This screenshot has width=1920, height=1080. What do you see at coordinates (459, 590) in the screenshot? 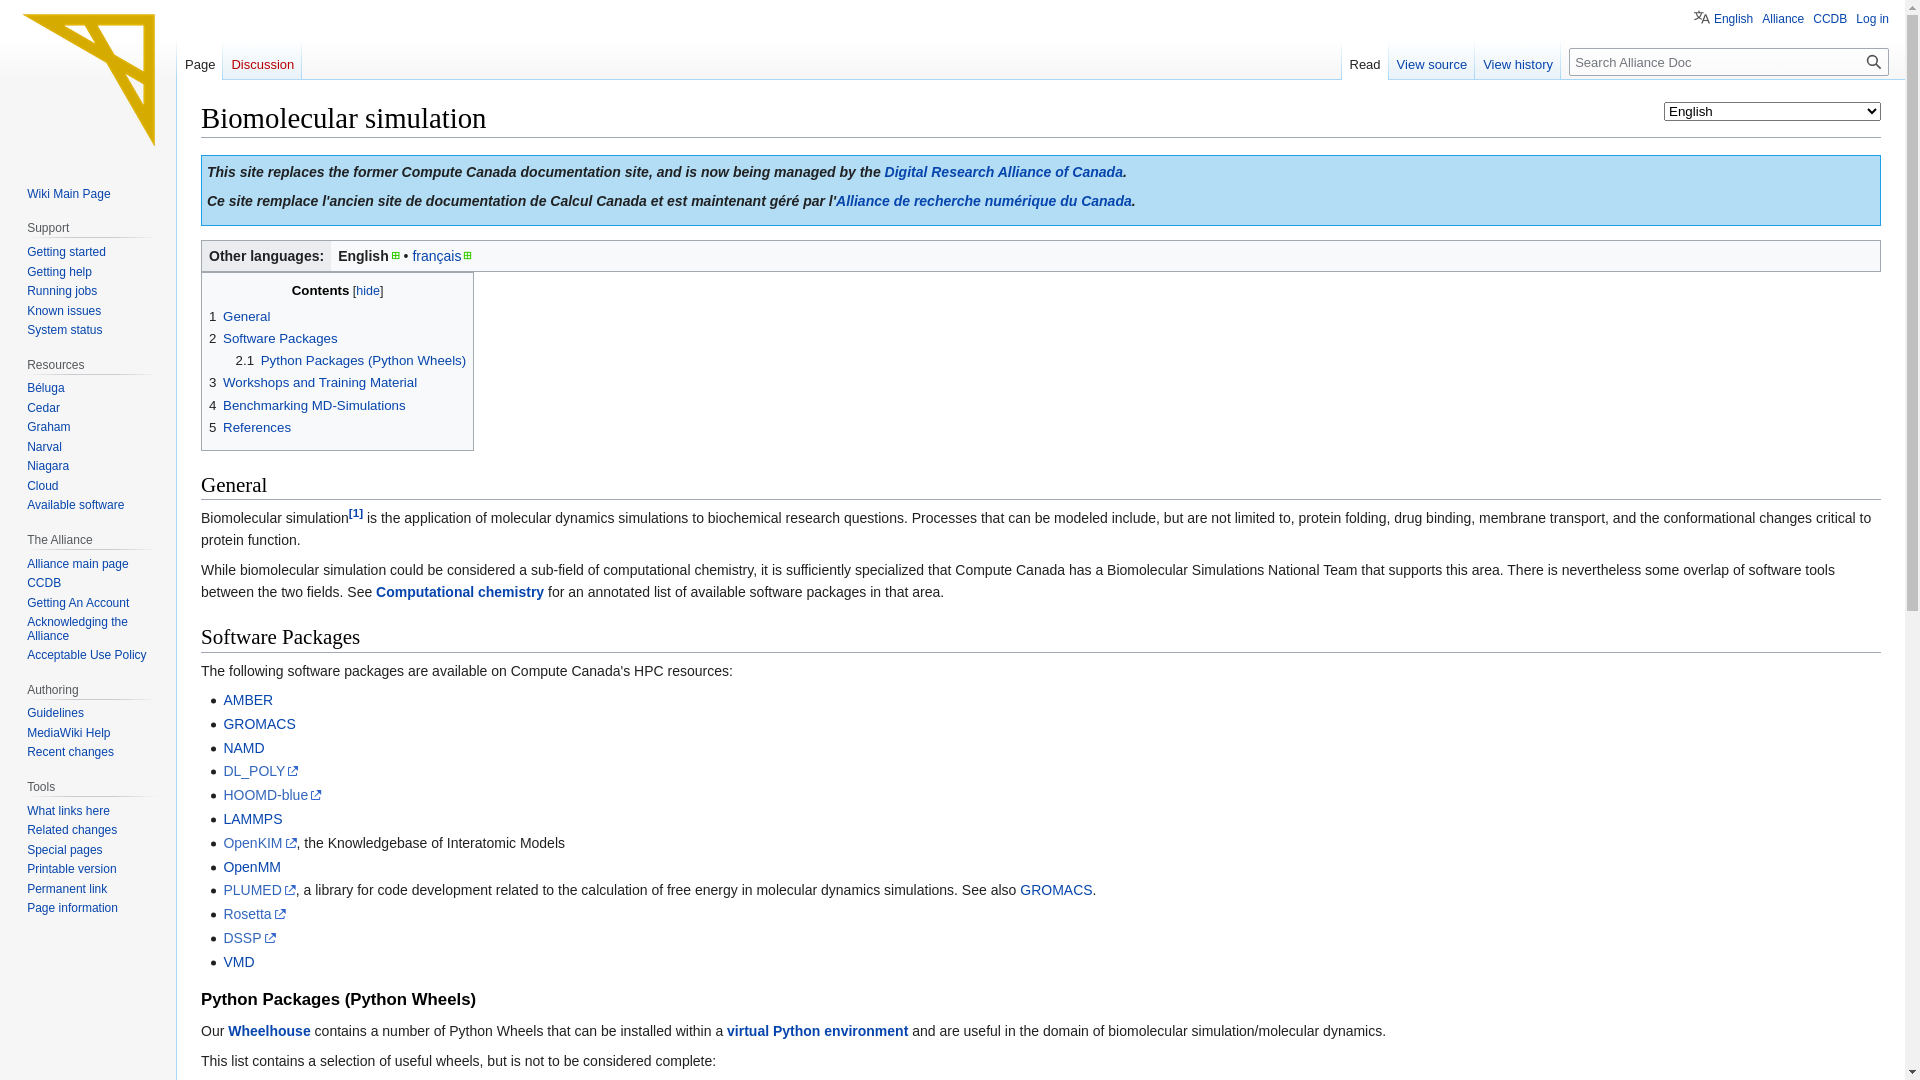
I see `'Computational chemistry'` at bounding box center [459, 590].